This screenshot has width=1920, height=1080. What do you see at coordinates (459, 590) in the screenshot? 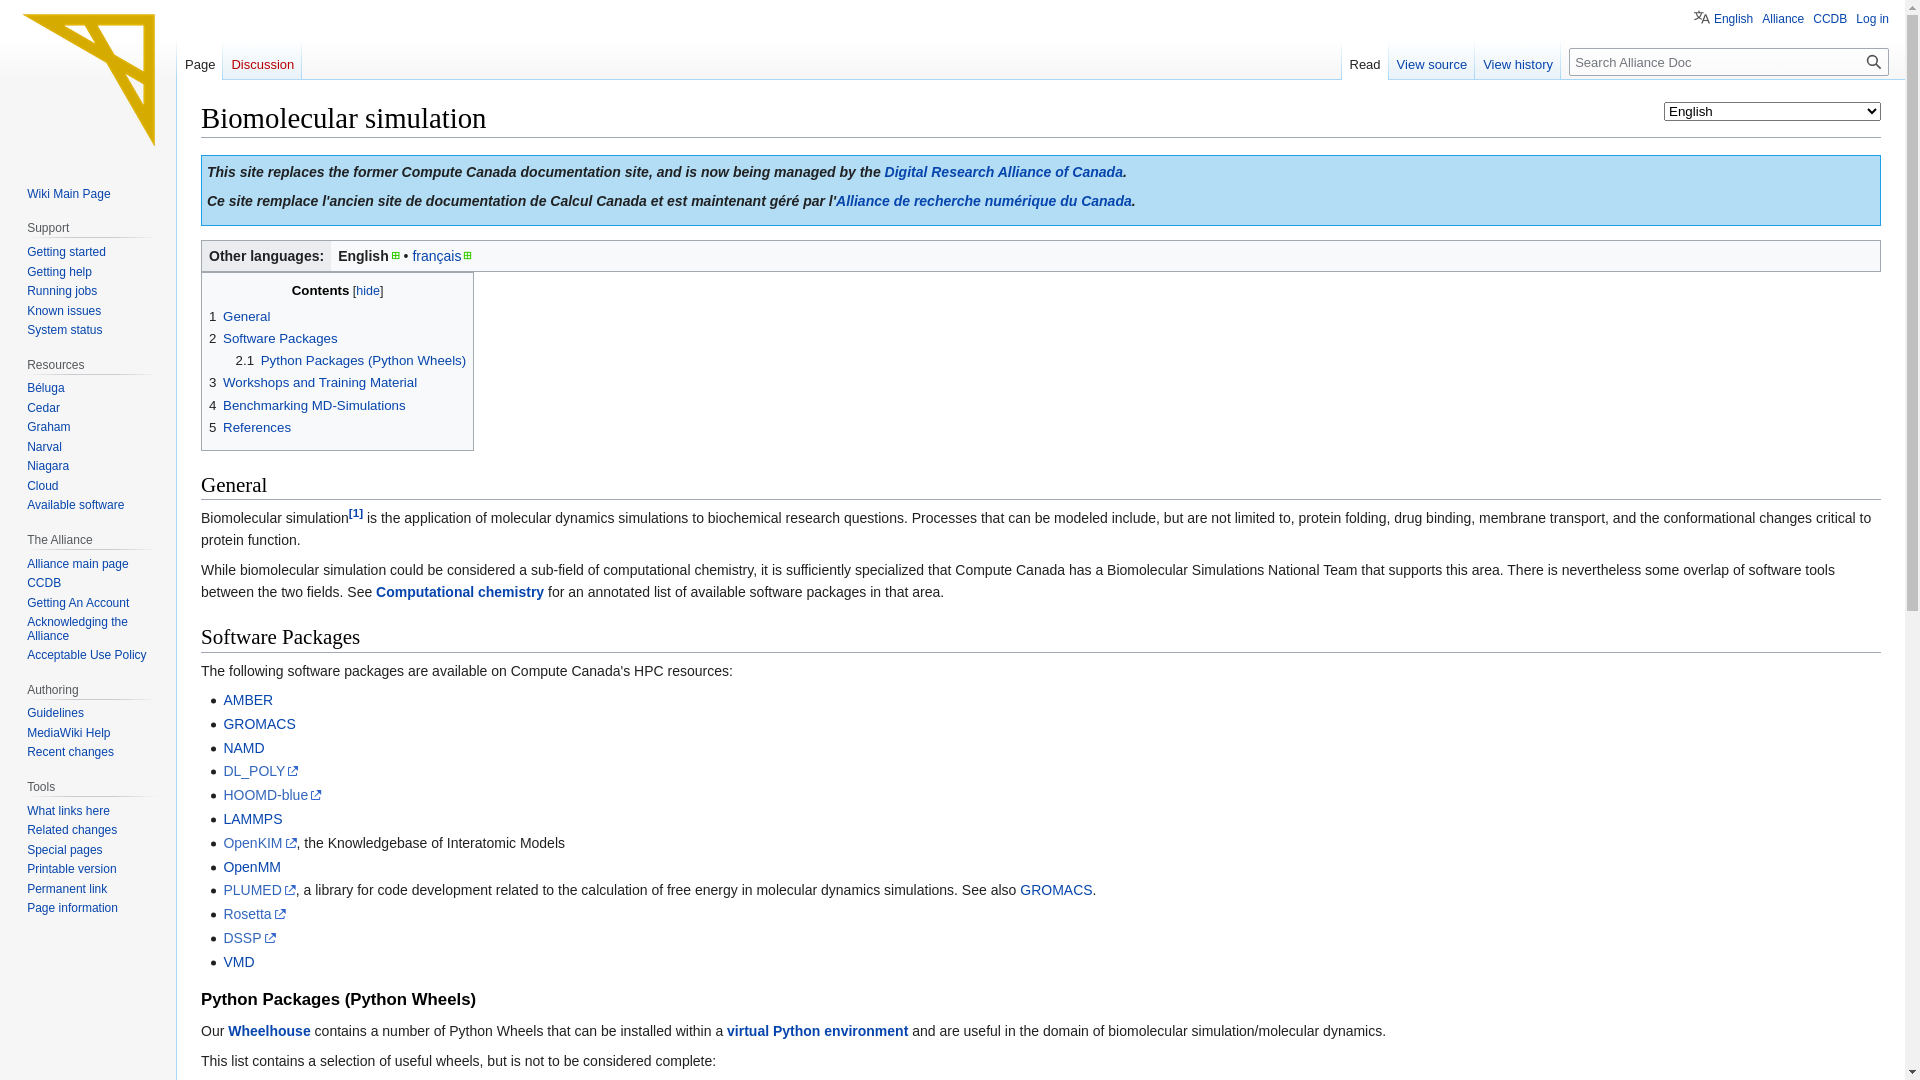
I see `'Computational chemistry'` at bounding box center [459, 590].